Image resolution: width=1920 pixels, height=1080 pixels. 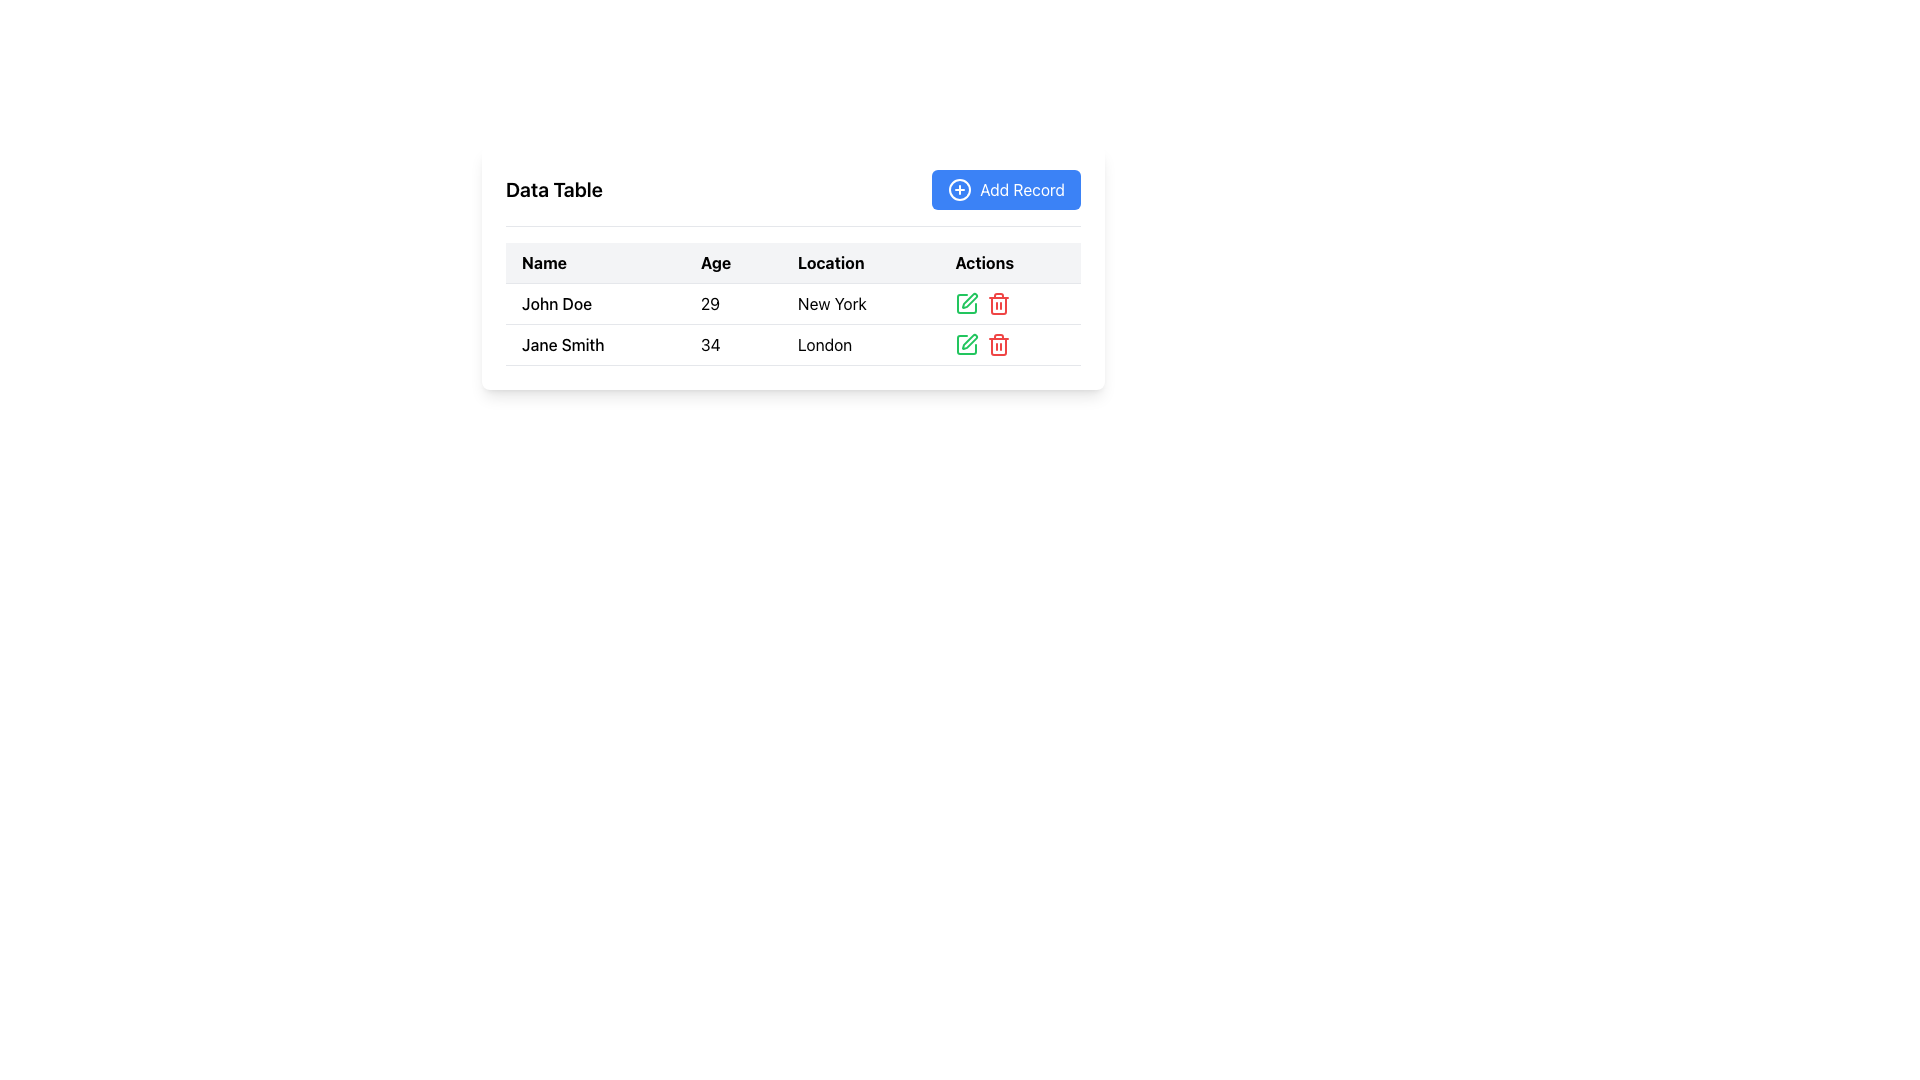 I want to click on the trash icon in the 'Actions' column of the data table for the row representing 'Jane Smith', so click(x=999, y=346).